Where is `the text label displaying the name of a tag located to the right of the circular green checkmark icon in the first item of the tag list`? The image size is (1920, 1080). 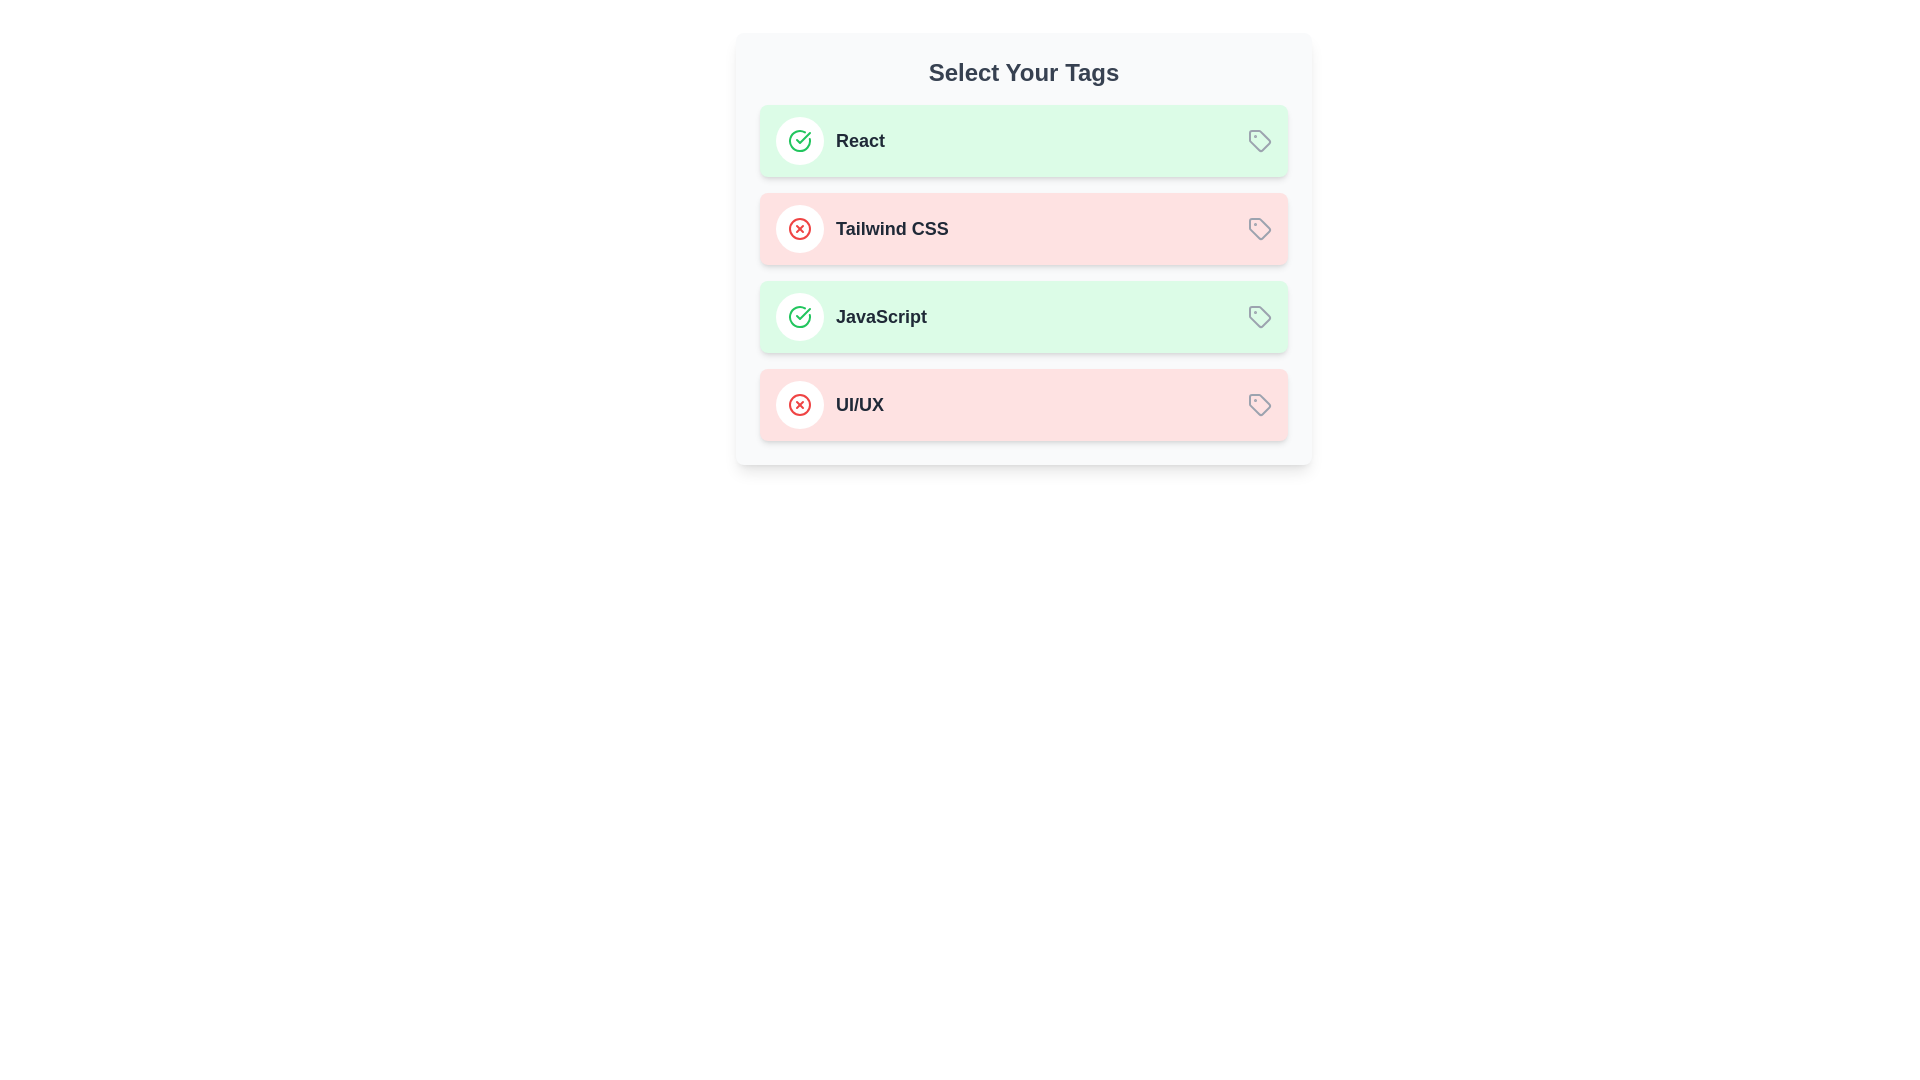
the text label displaying the name of a tag located to the right of the circular green checkmark icon in the first item of the tag list is located at coordinates (860, 140).